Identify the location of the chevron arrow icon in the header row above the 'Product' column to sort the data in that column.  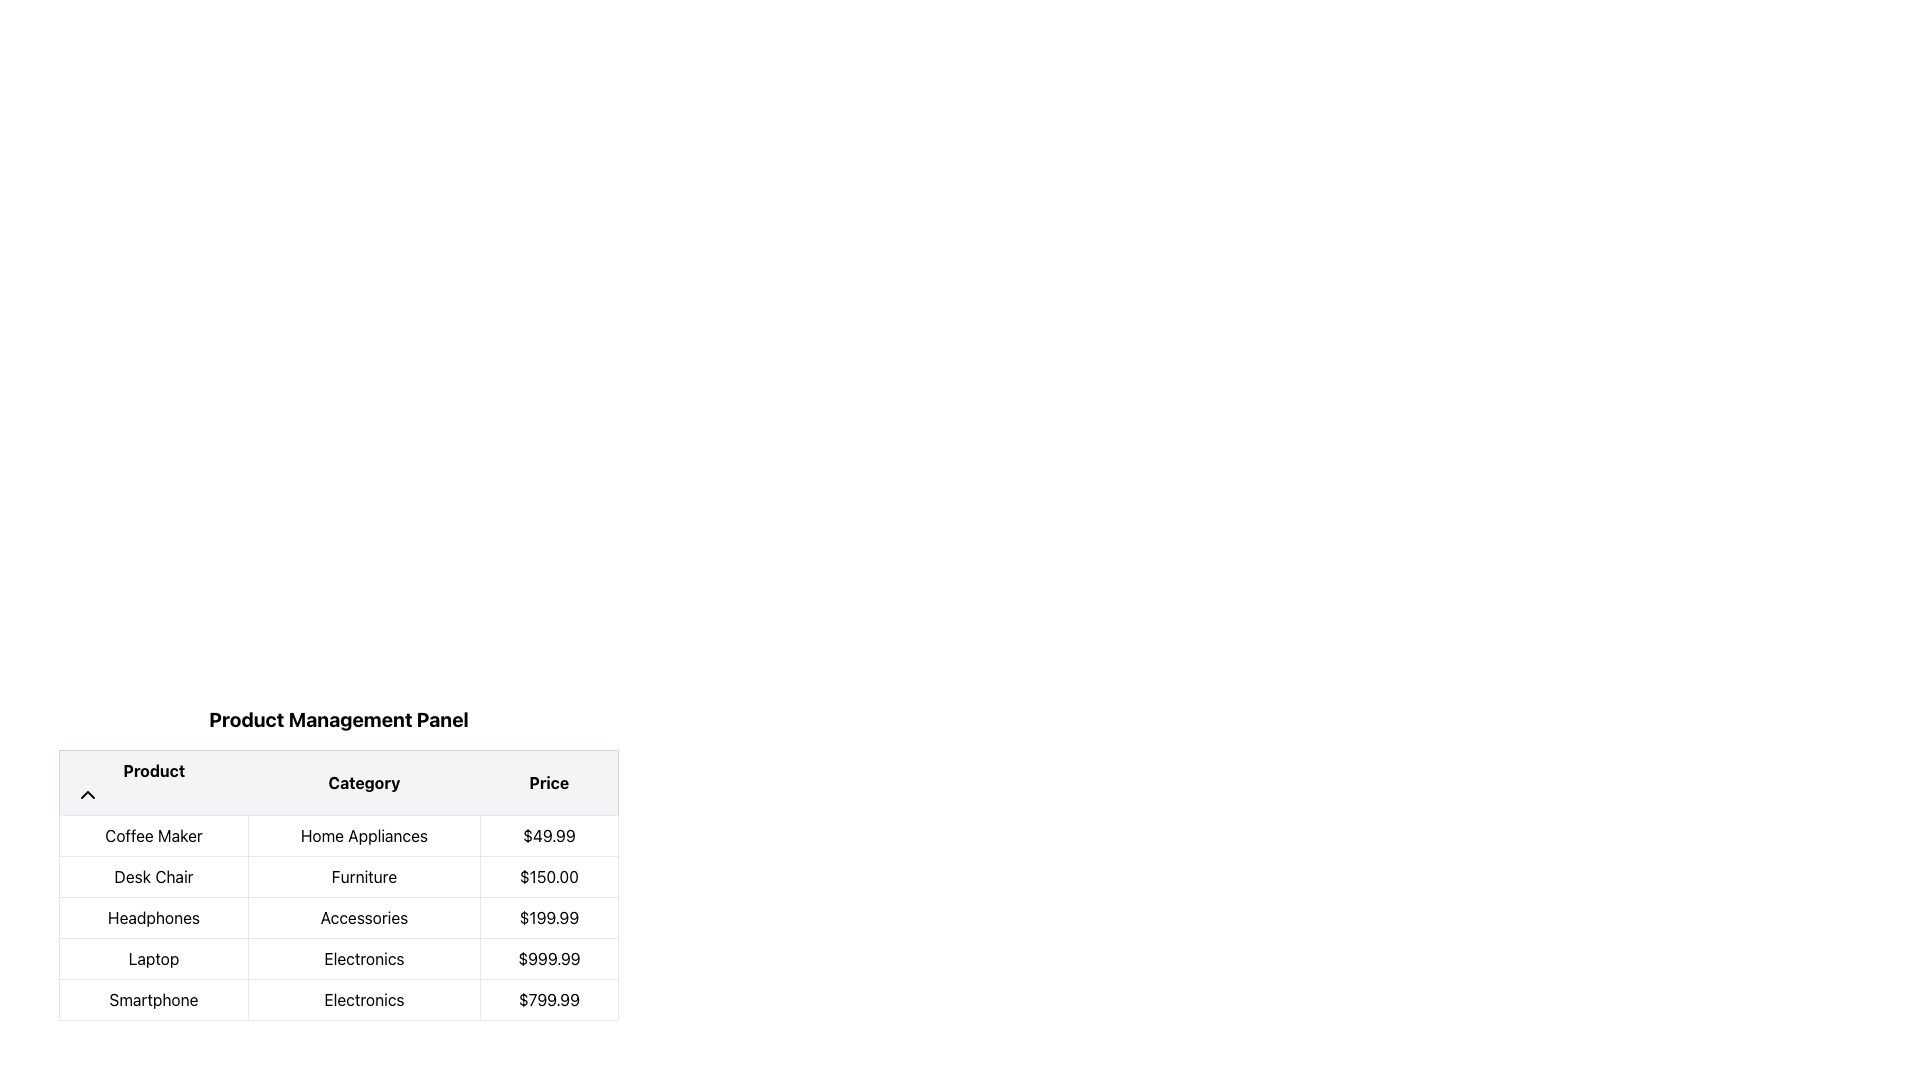
(86, 793).